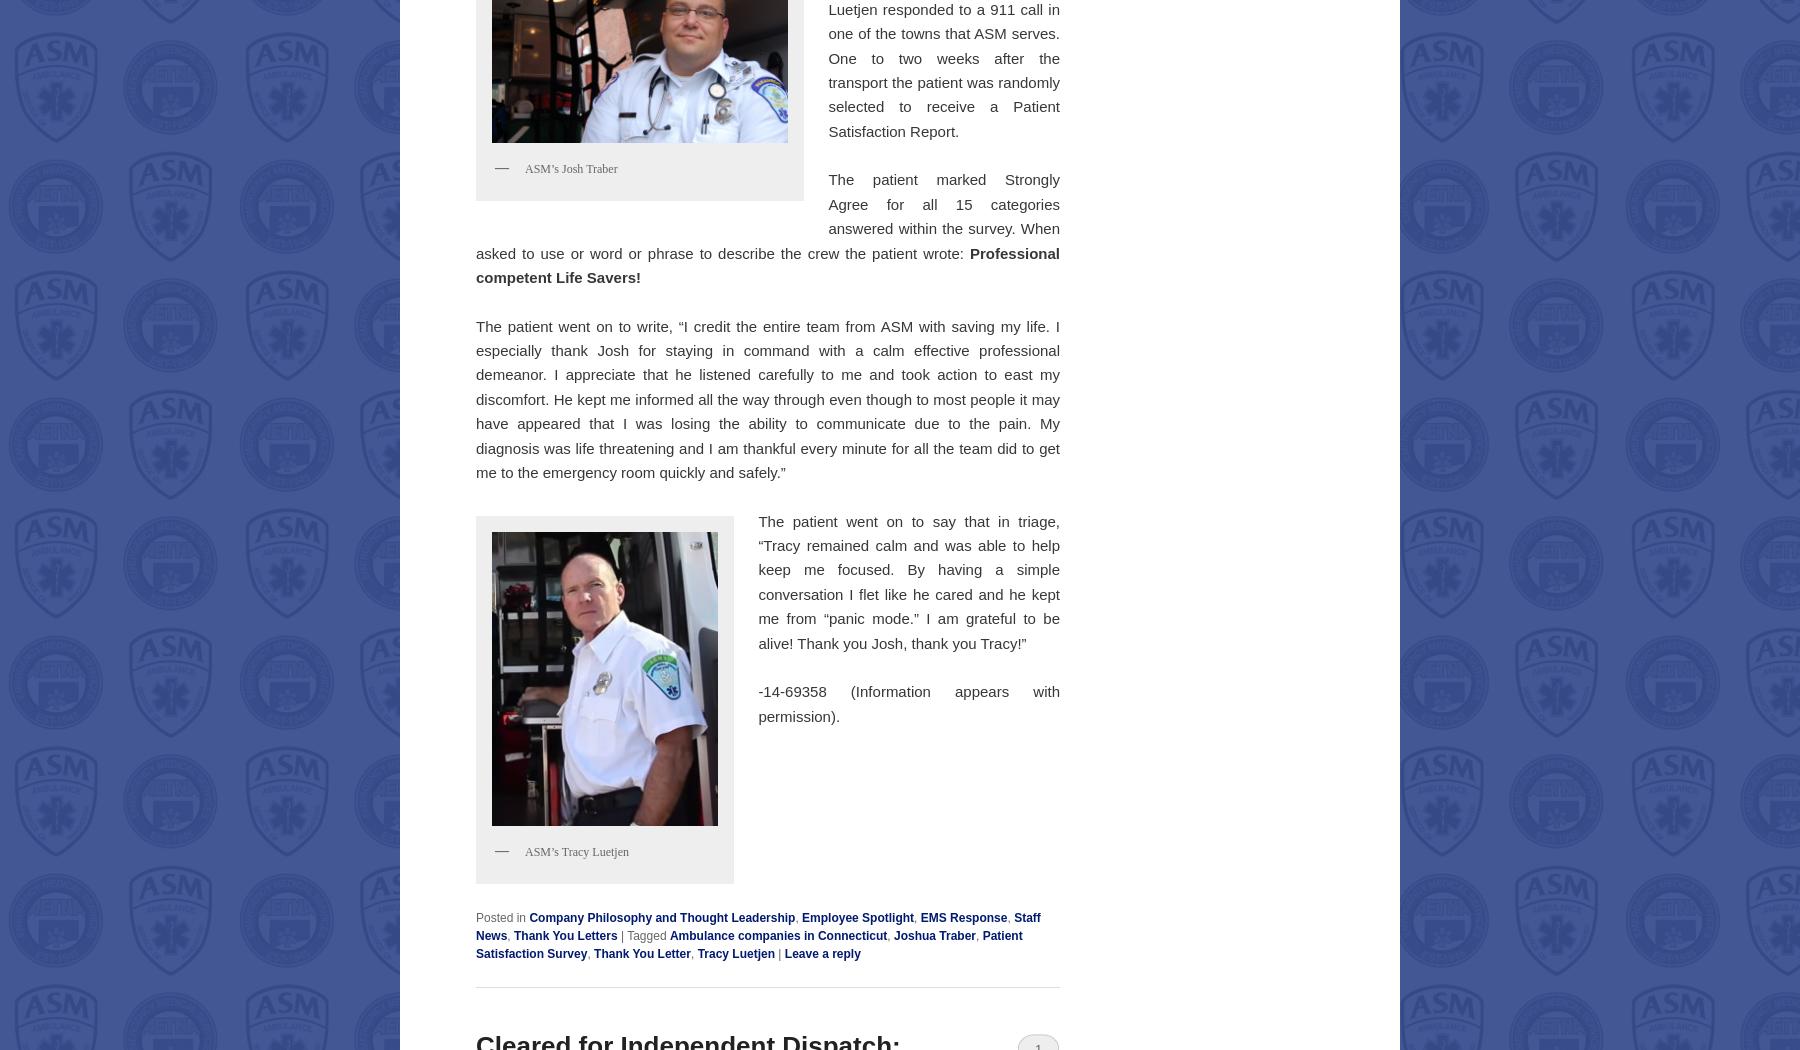 The height and width of the screenshot is (1050, 1800). Describe the element at coordinates (577, 851) in the screenshot. I see `'ASM’s Tracy Luetjen'` at that location.